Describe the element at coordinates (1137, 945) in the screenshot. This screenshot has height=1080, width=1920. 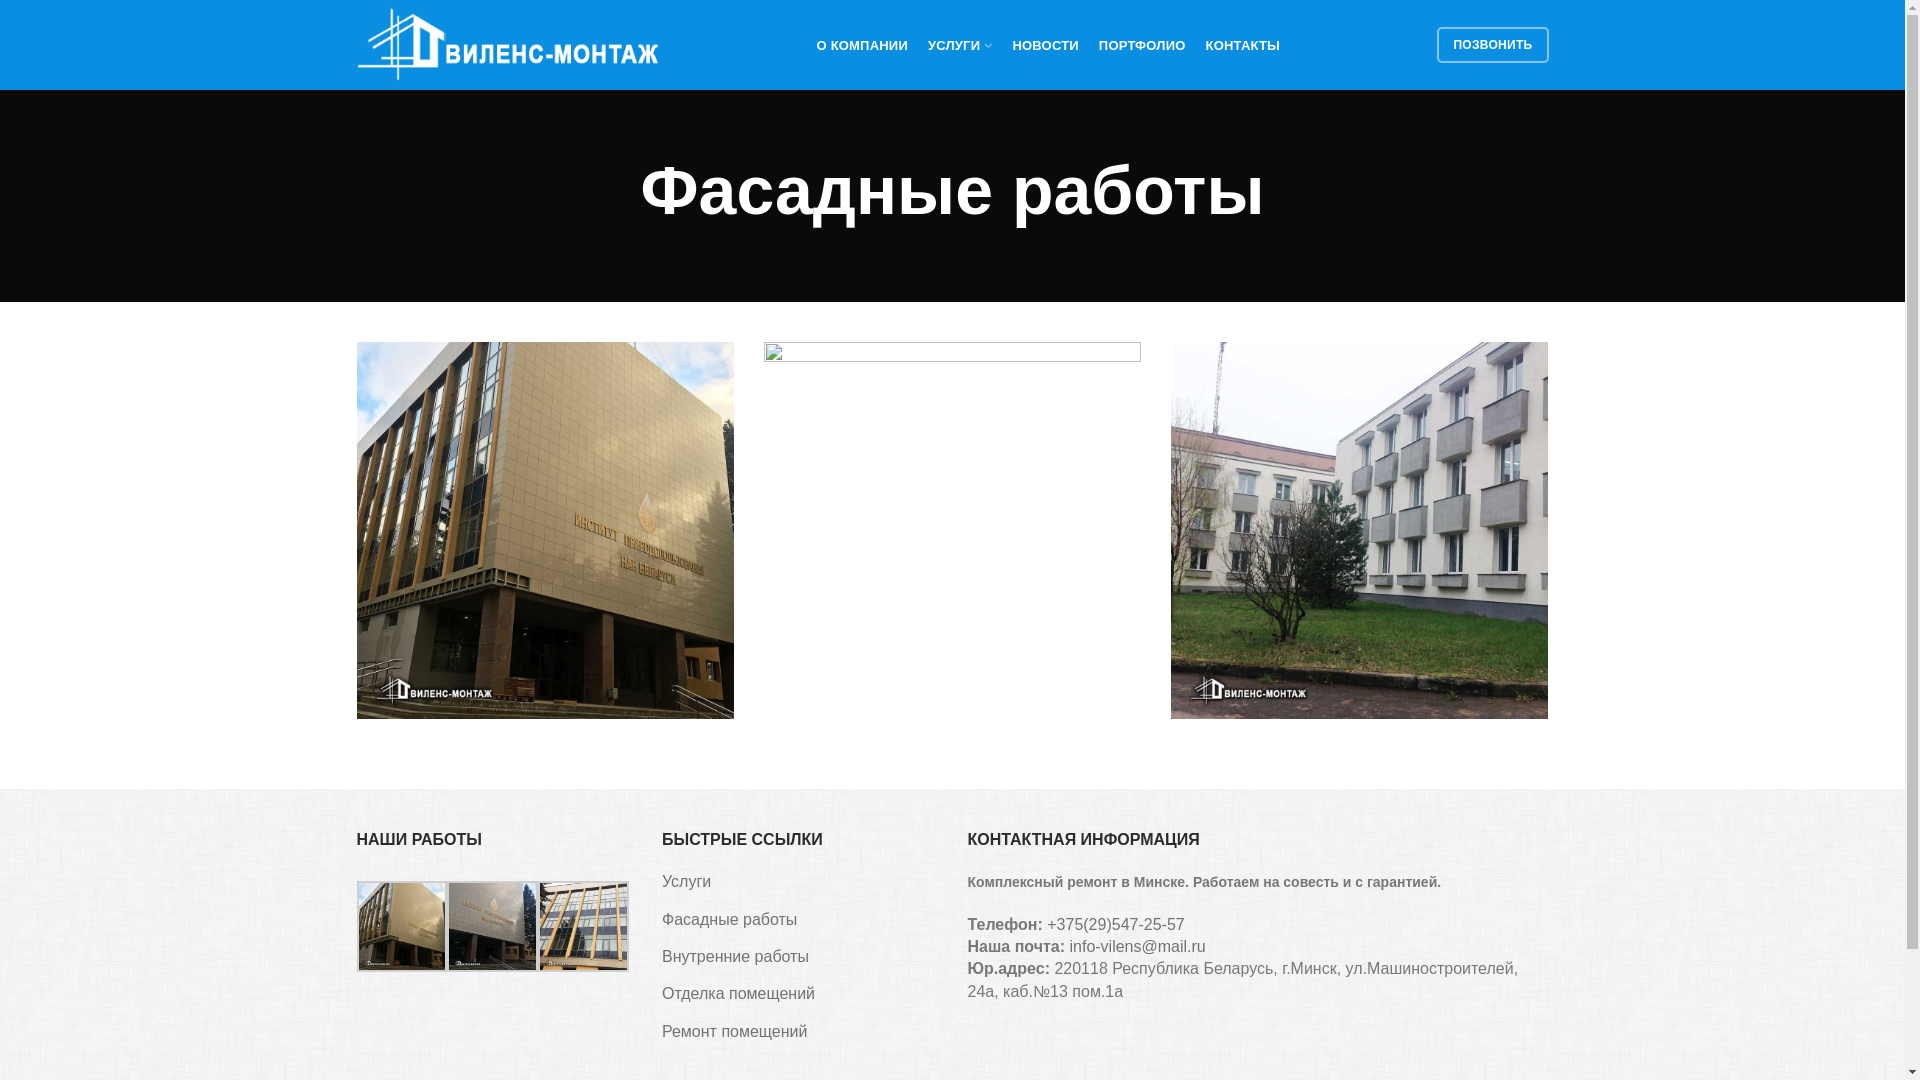
I see `'info-vilens@mail.ru'` at that location.